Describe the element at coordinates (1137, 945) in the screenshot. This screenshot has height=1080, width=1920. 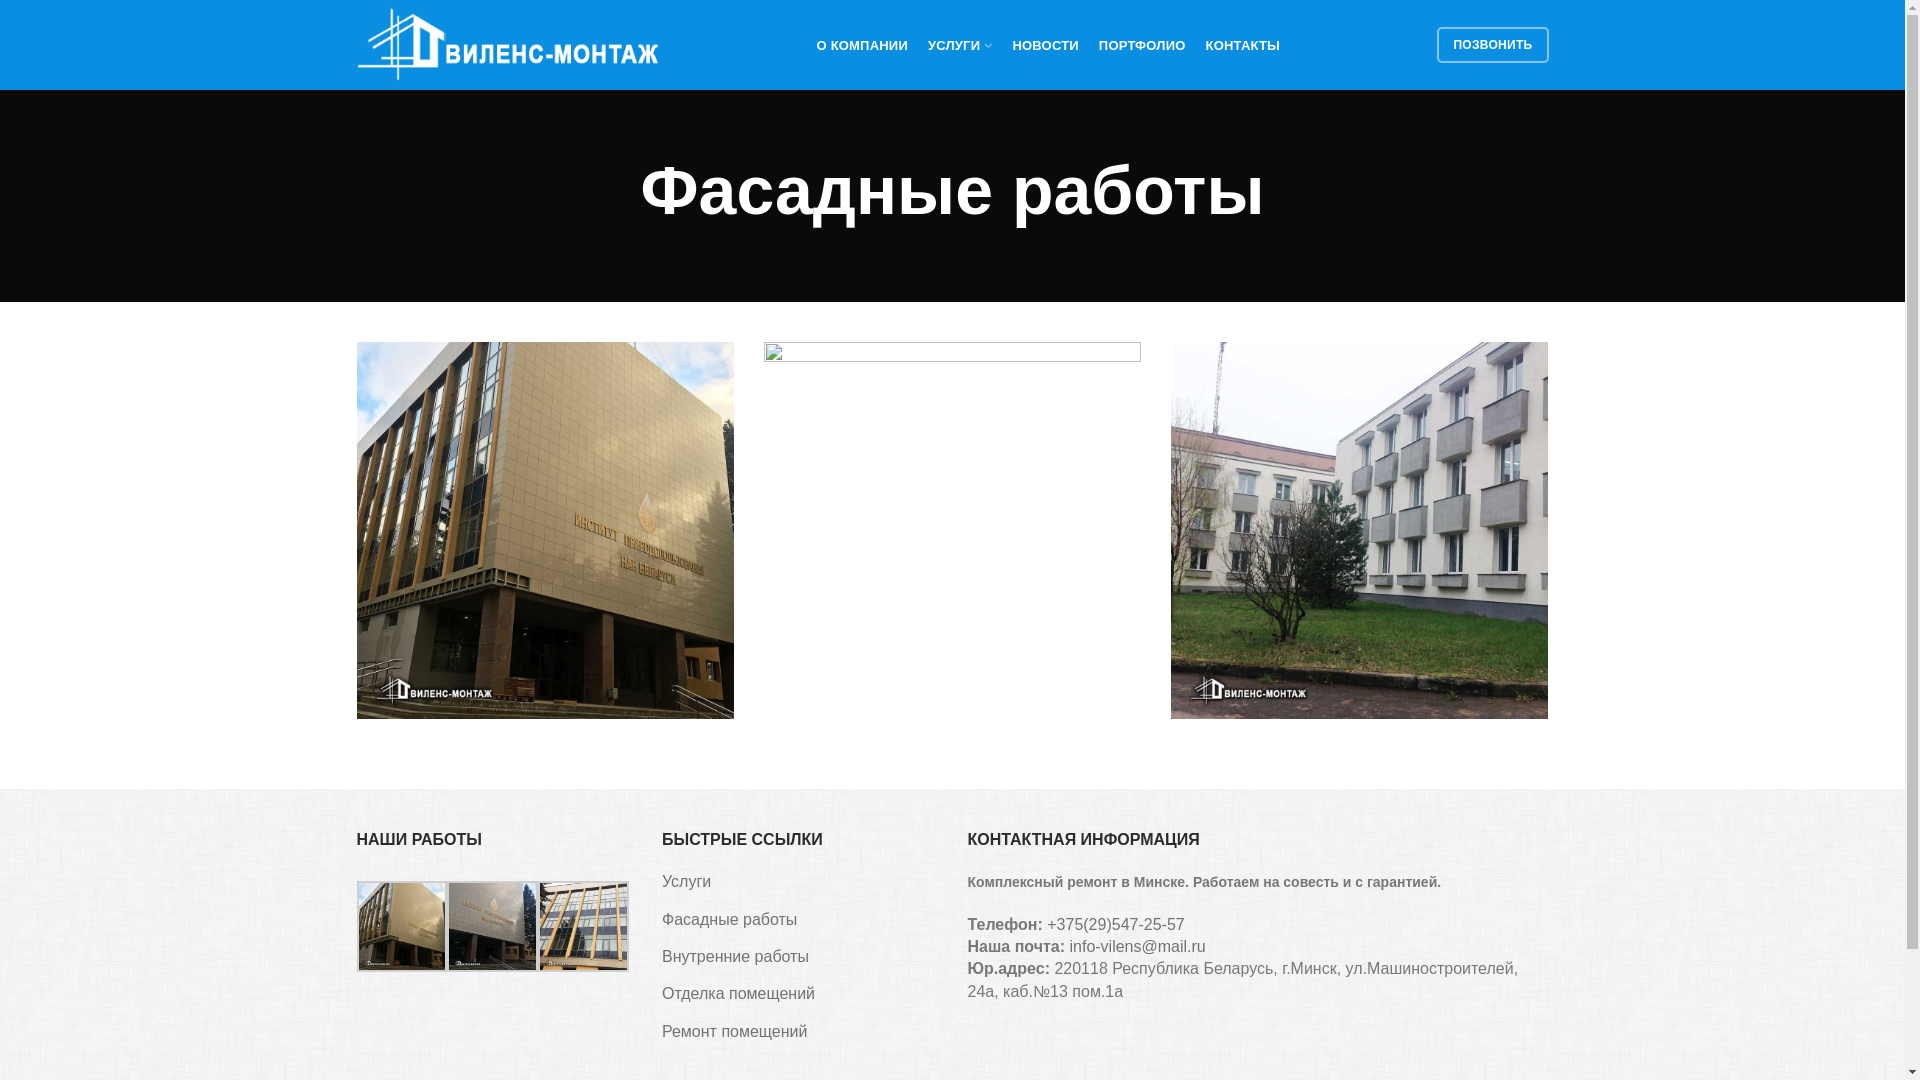
I see `'info-vilens@mail.ru'` at that location.